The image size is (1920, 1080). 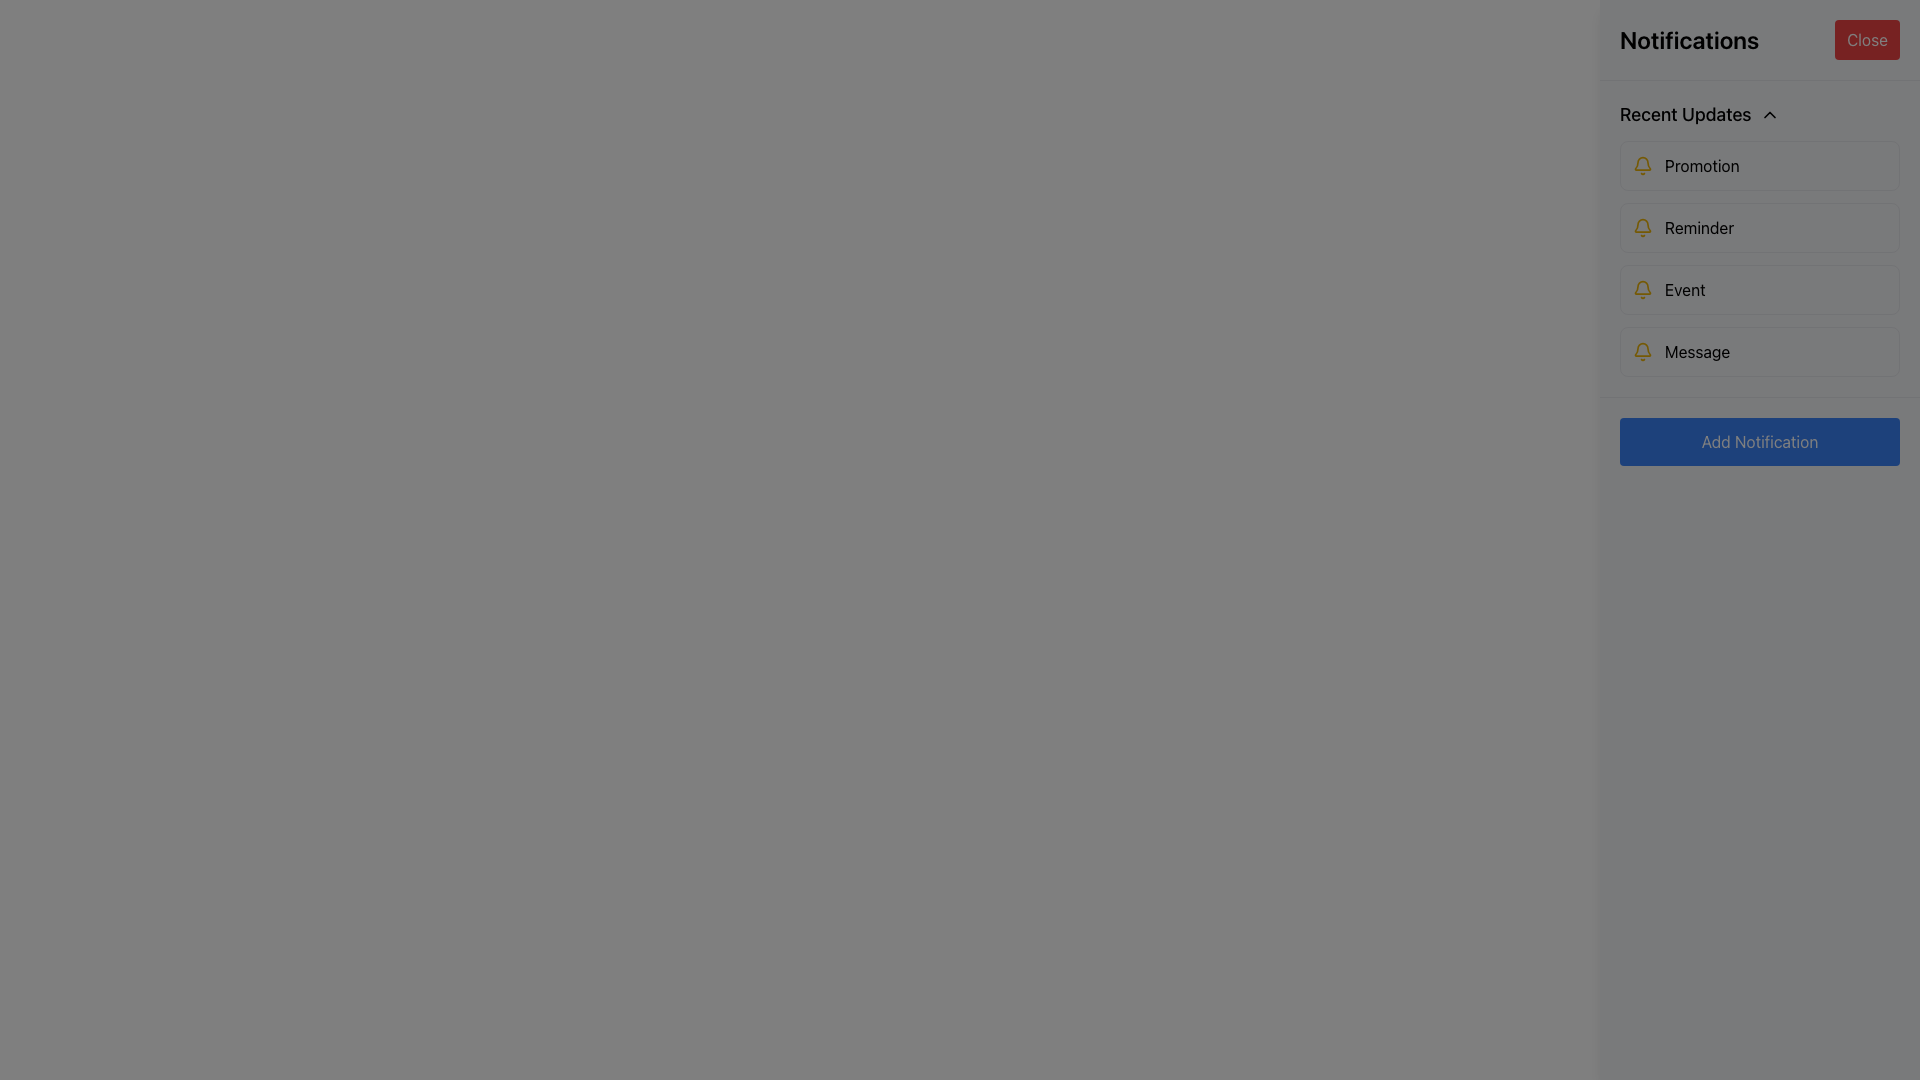 I want to click on the yellow bell-shaped icon in the notification system, located in the second row beneath the 'Recent Updates' section, so click(x=1642, y=224).